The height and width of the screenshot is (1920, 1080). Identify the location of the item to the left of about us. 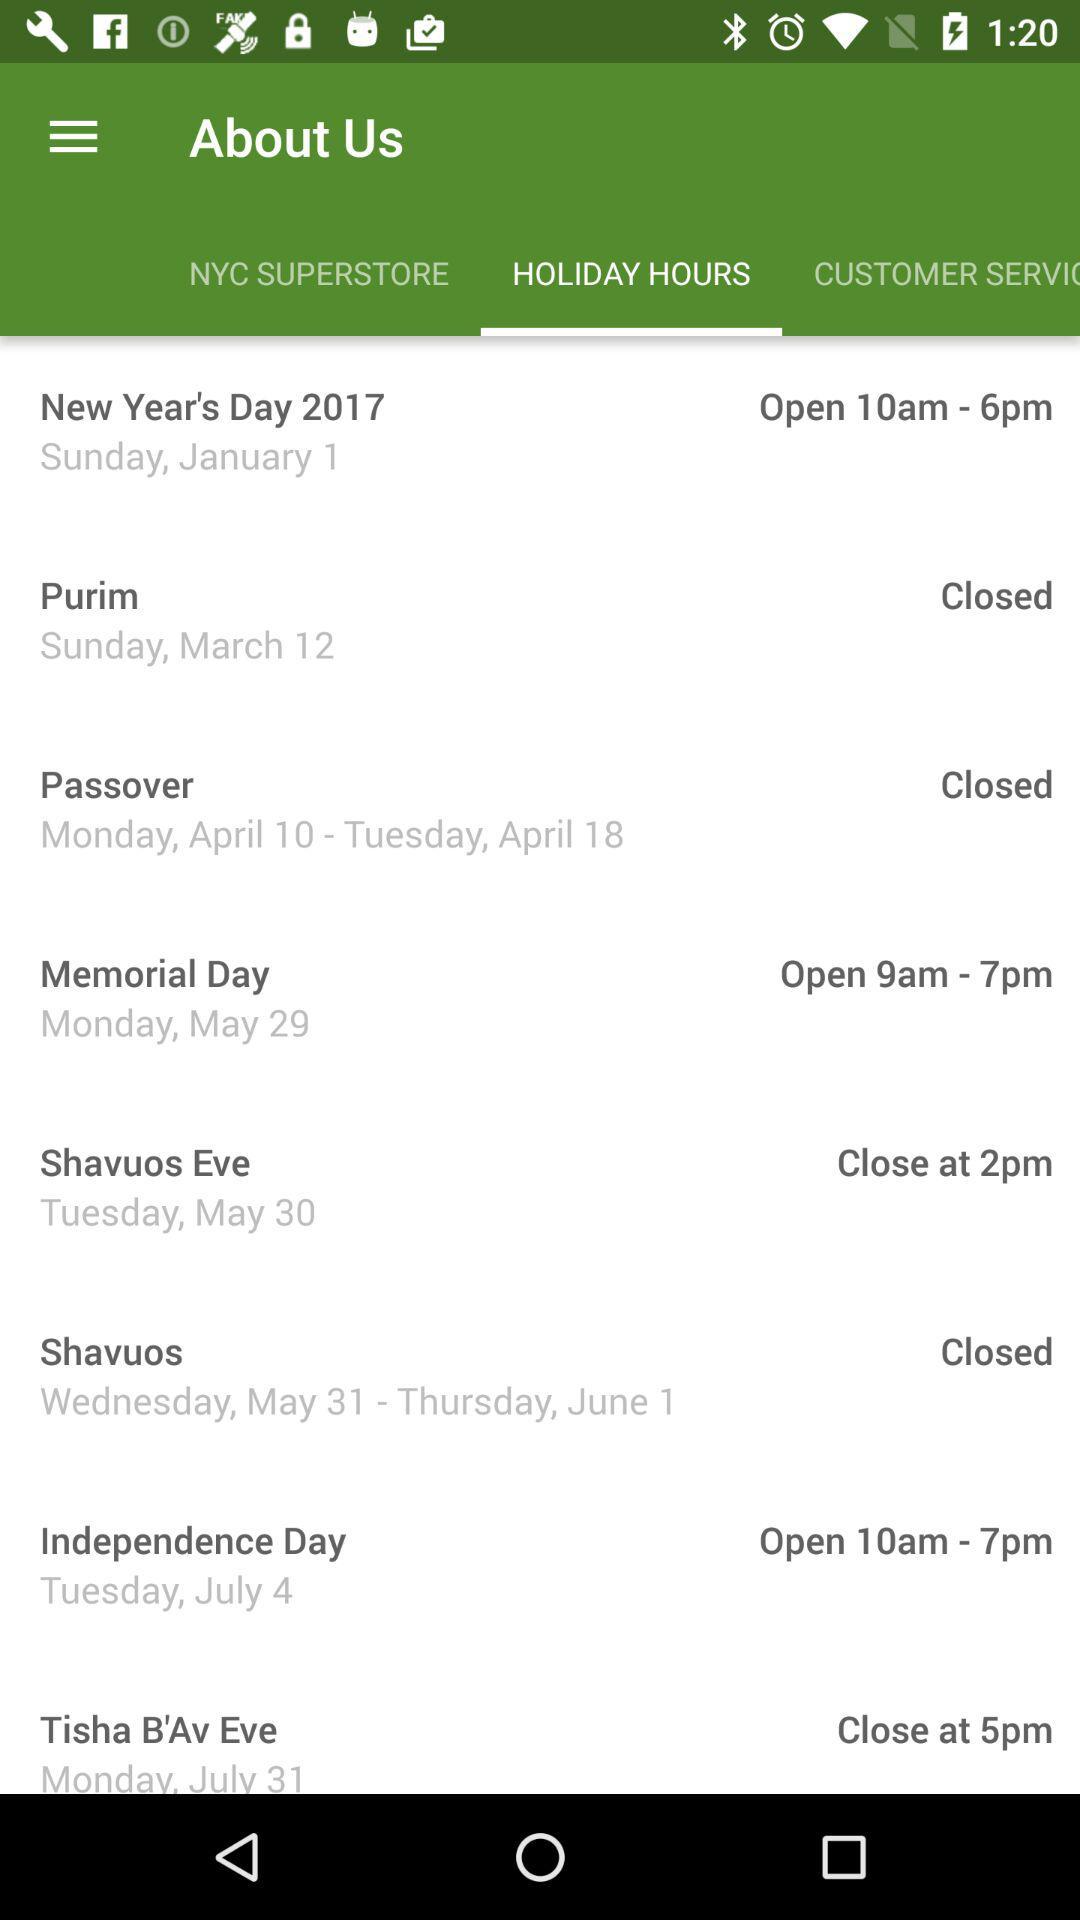
(72, 135).